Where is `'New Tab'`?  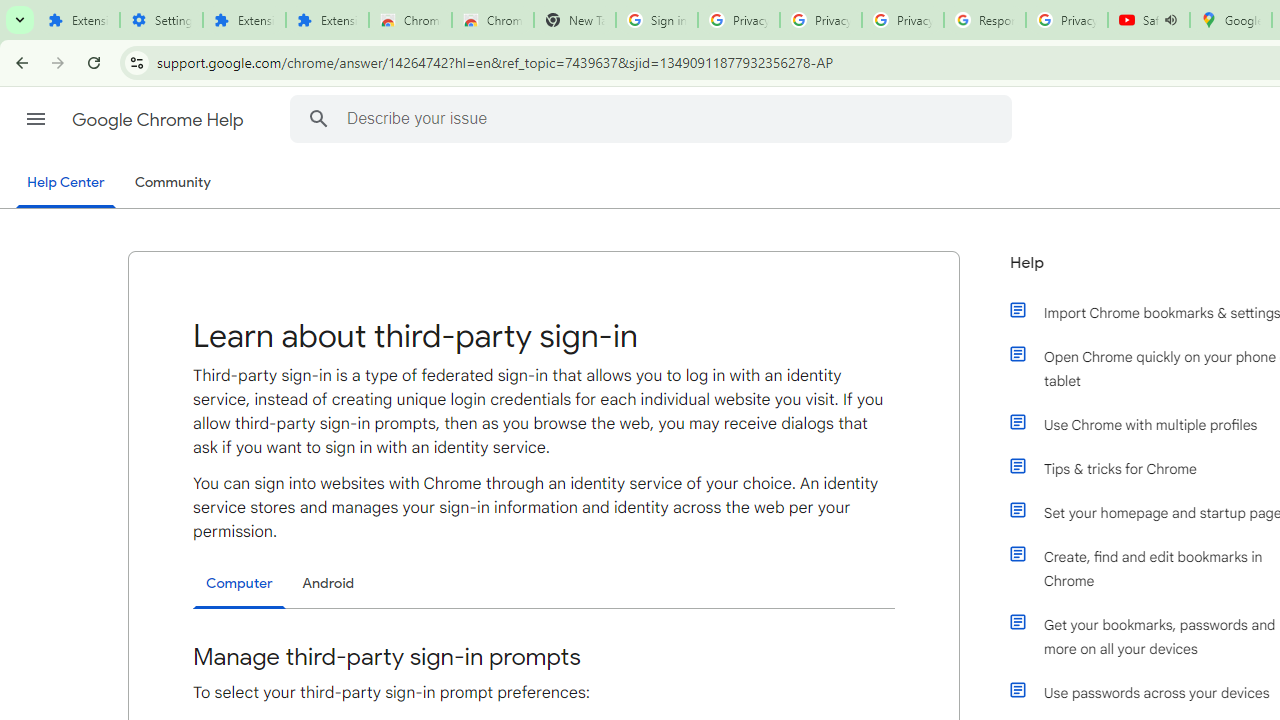
'New Tab' is located at coordinates (573, 20).